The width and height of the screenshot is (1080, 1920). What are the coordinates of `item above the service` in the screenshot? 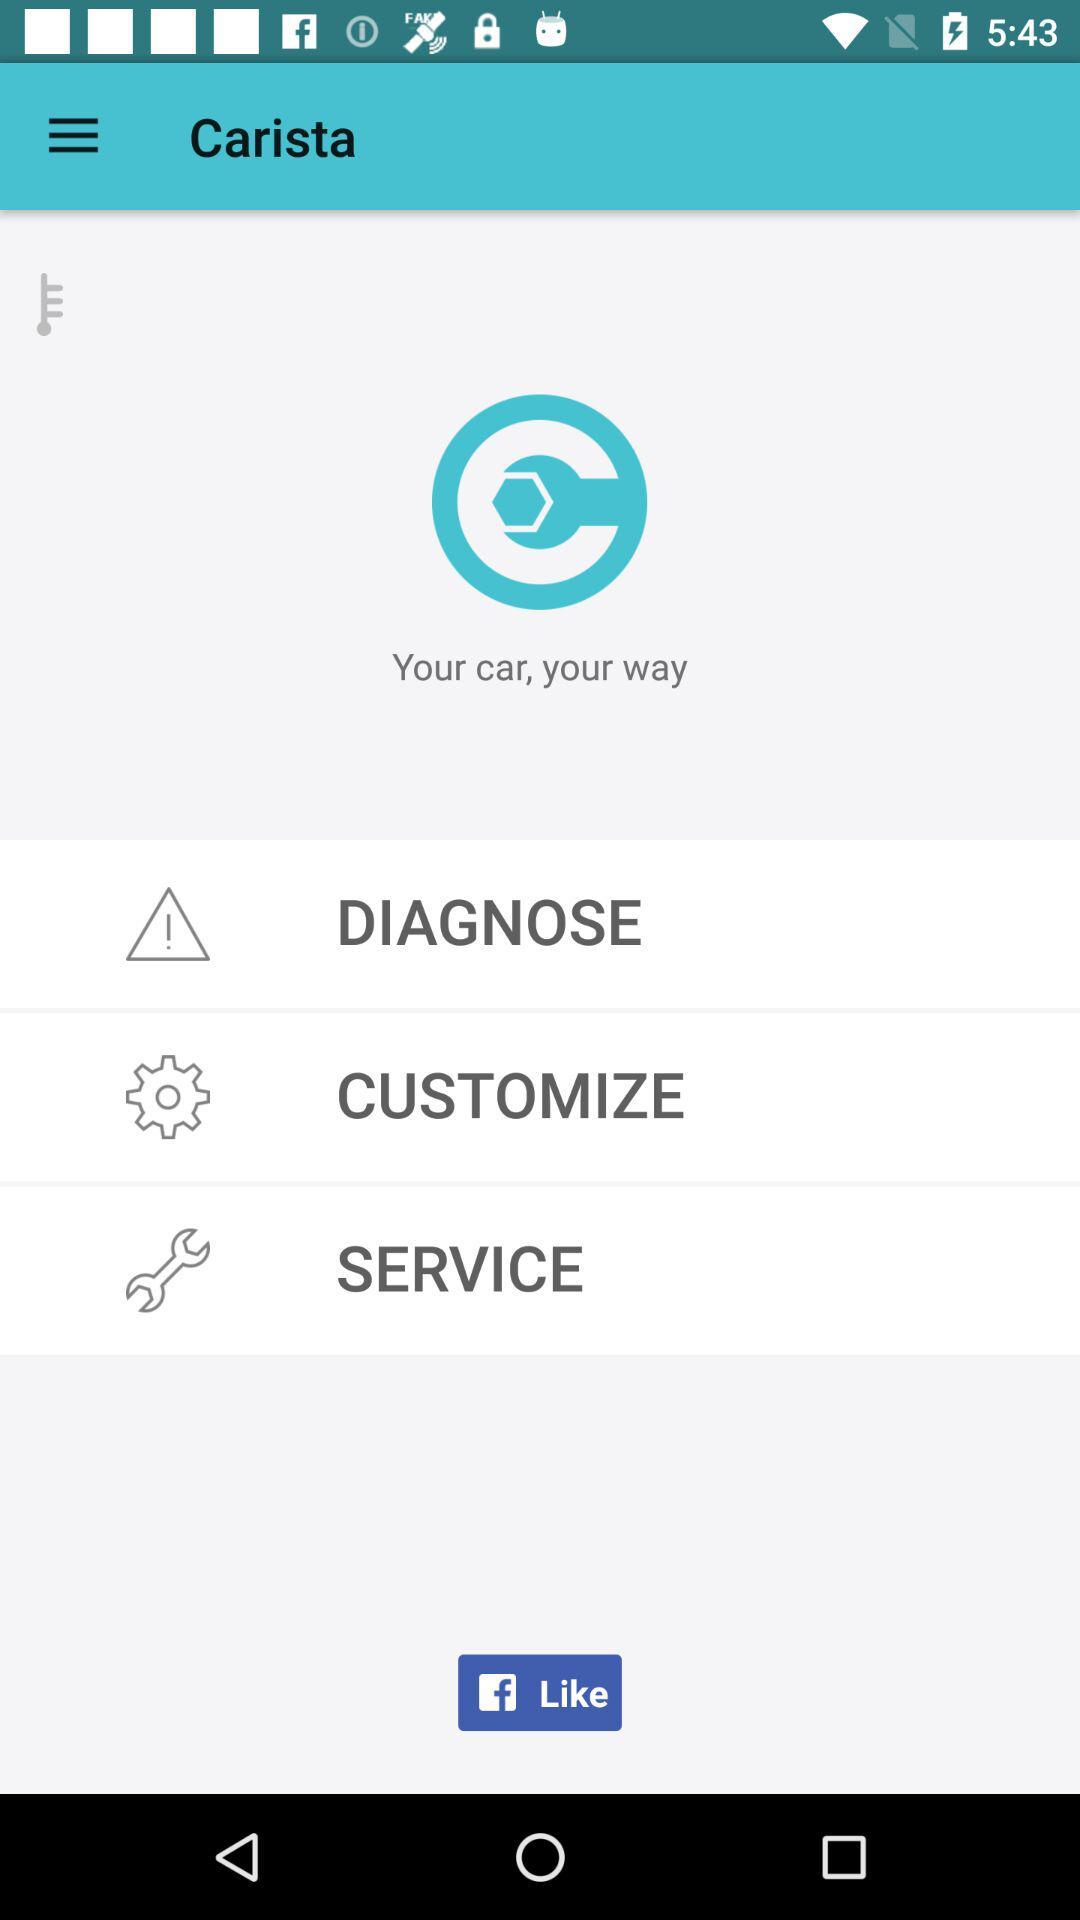 It's located at (540, 1096).